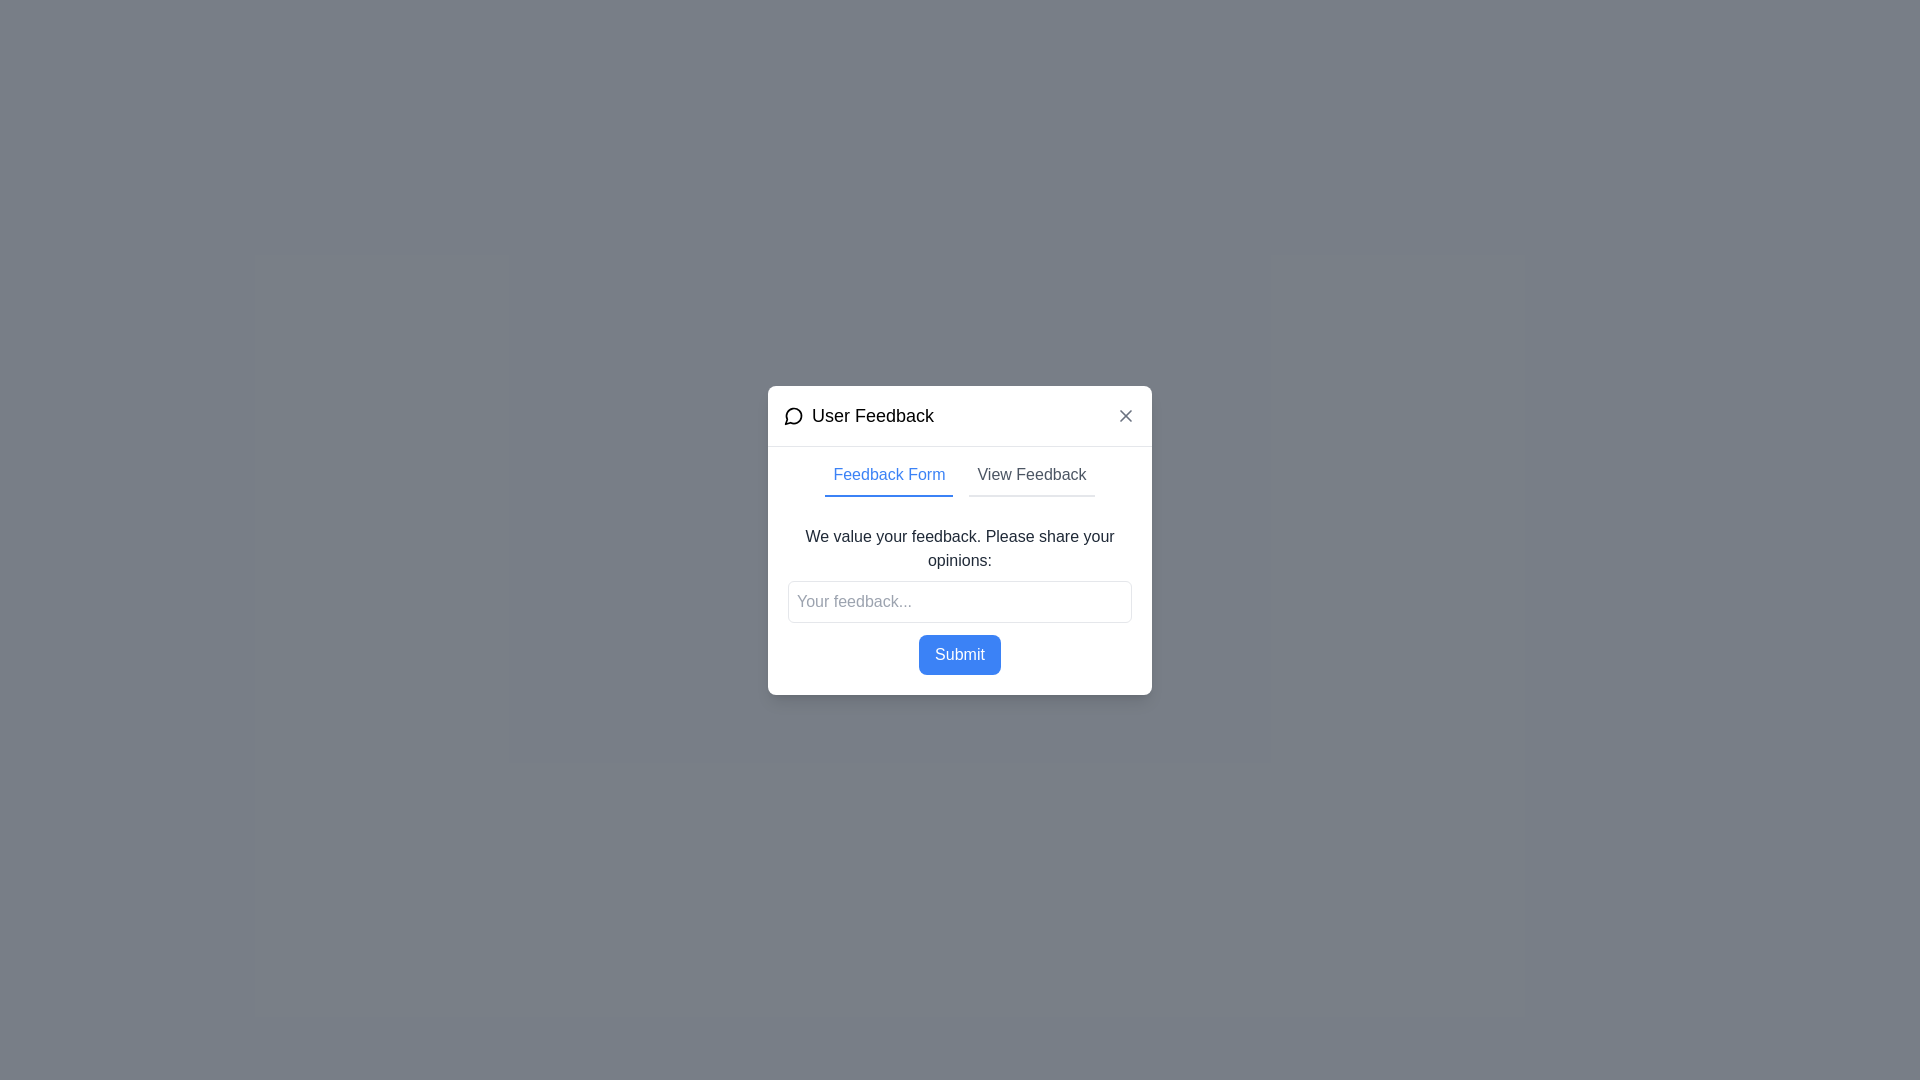 This screenshot has width=1920, height=1080. What do you see at coordinates (792, 414) in the screenshot?
I see `the black circular speech bubble icon, which is the central component of the feedback modal` at bounding box center [792, 414].